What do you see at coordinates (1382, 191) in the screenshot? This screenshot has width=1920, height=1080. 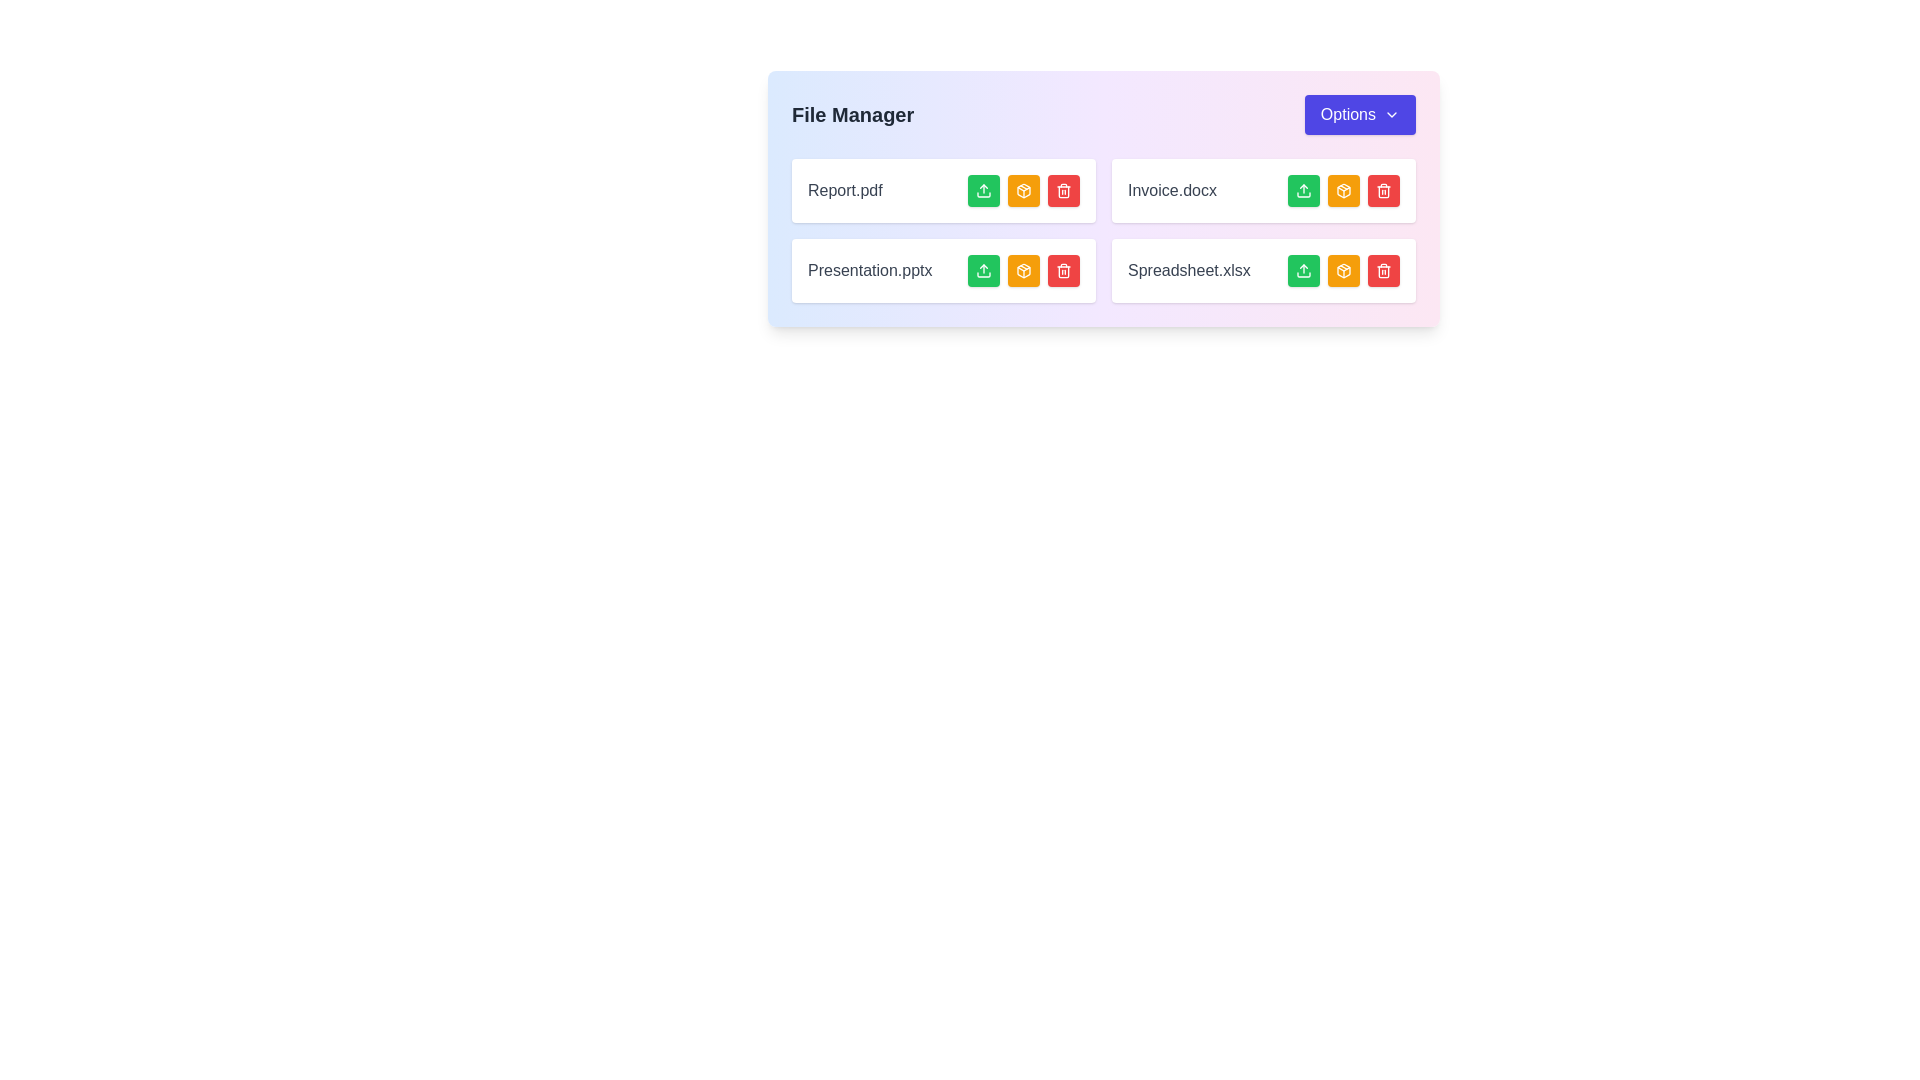 I see `the delete button, which is the last button in the horizontal line of actions associated with the second file in the second row of the file manager interface` at bounding box center [1382, 191].